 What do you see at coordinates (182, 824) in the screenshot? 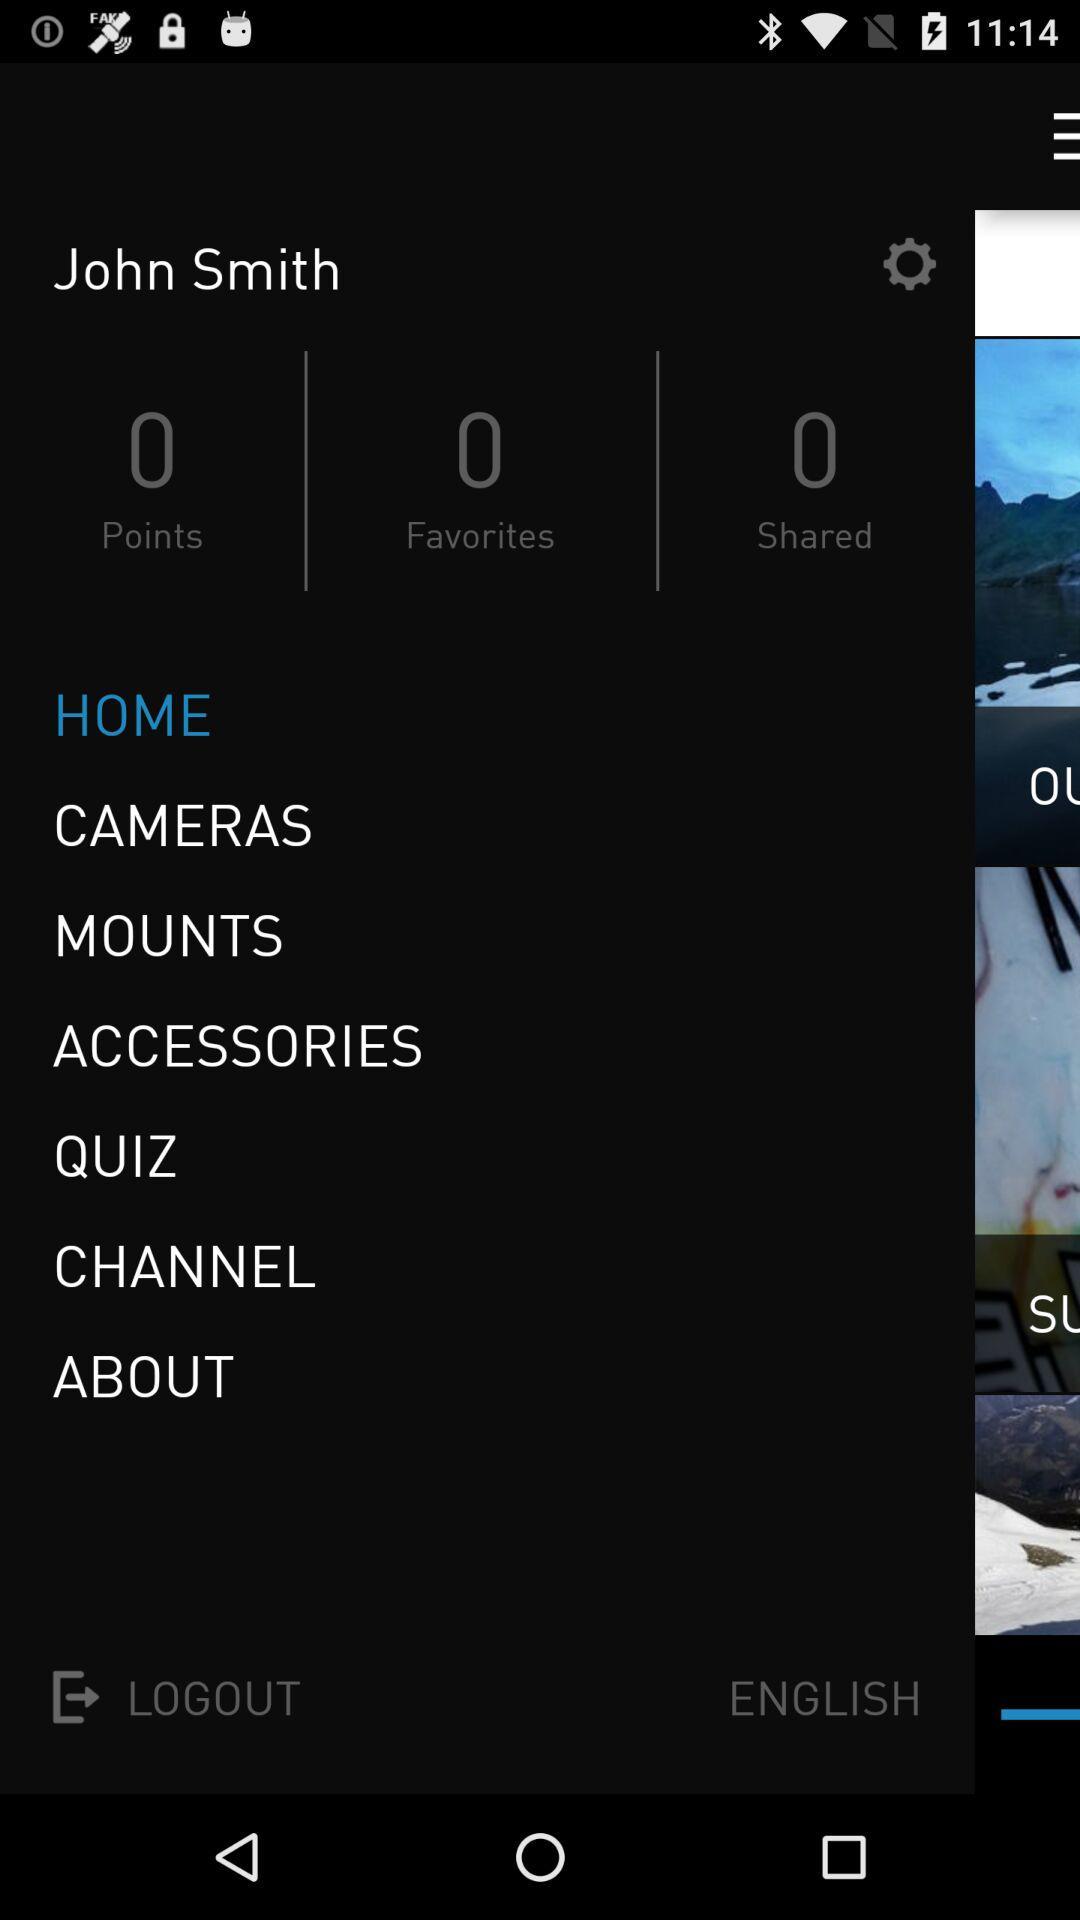
I see `cameras item` at bounding box center [182, 824].